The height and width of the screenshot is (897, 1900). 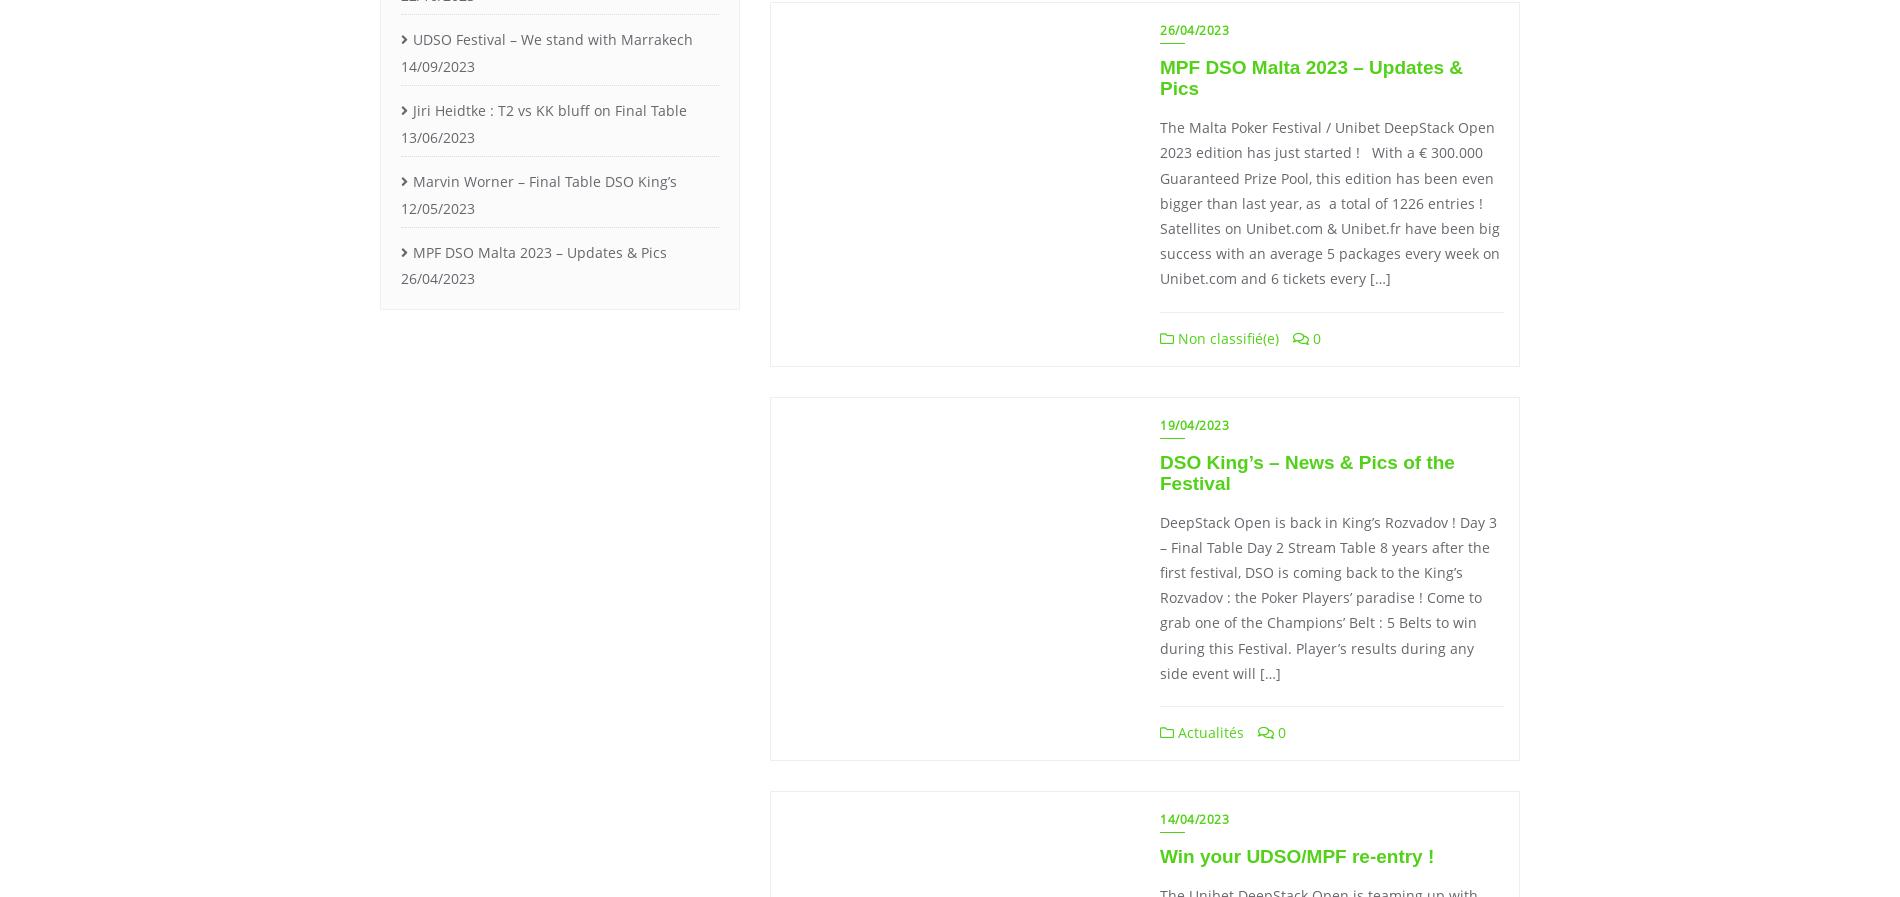 What do you see at coordinates (436, 206) in the screenshot?
I see `'12/05/2023'` at bounding box center [436, 206].